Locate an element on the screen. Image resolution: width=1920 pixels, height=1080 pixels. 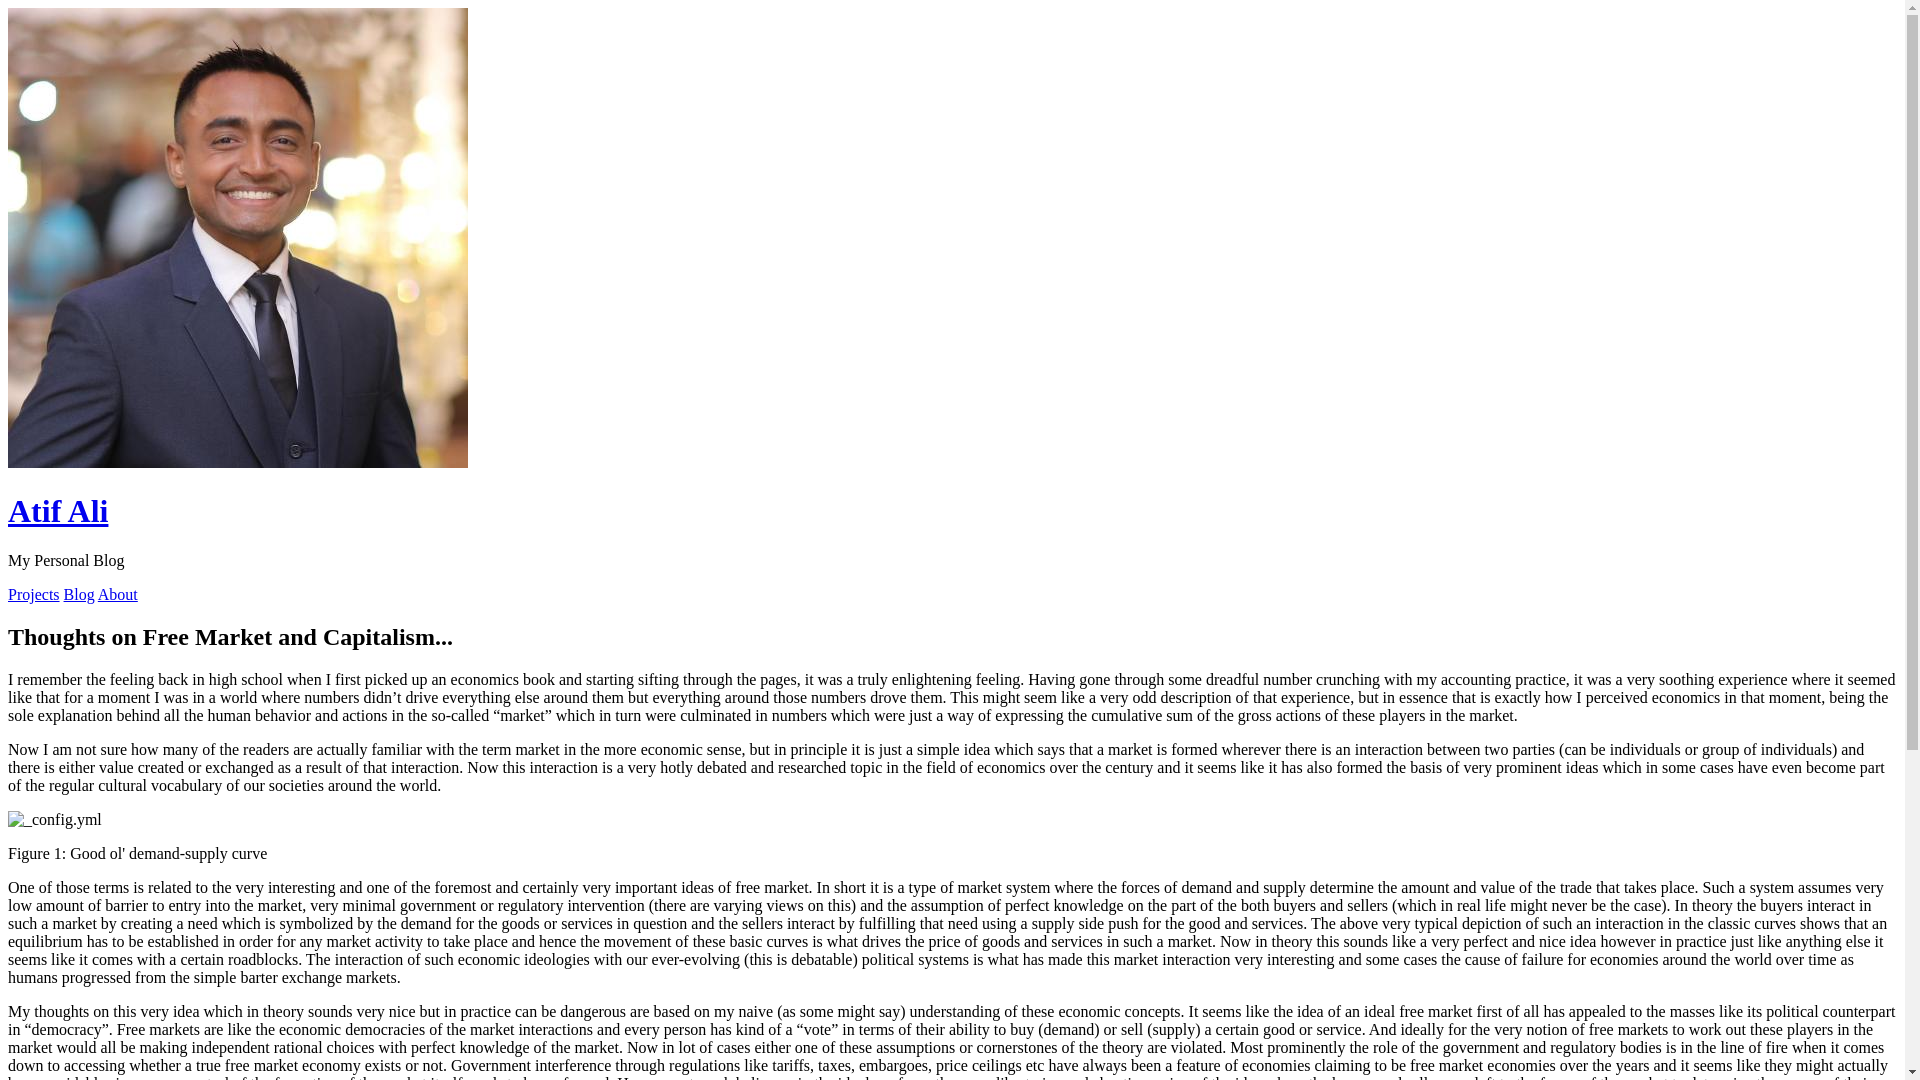
'Atif Ali' is located at coordinates (57, 509).